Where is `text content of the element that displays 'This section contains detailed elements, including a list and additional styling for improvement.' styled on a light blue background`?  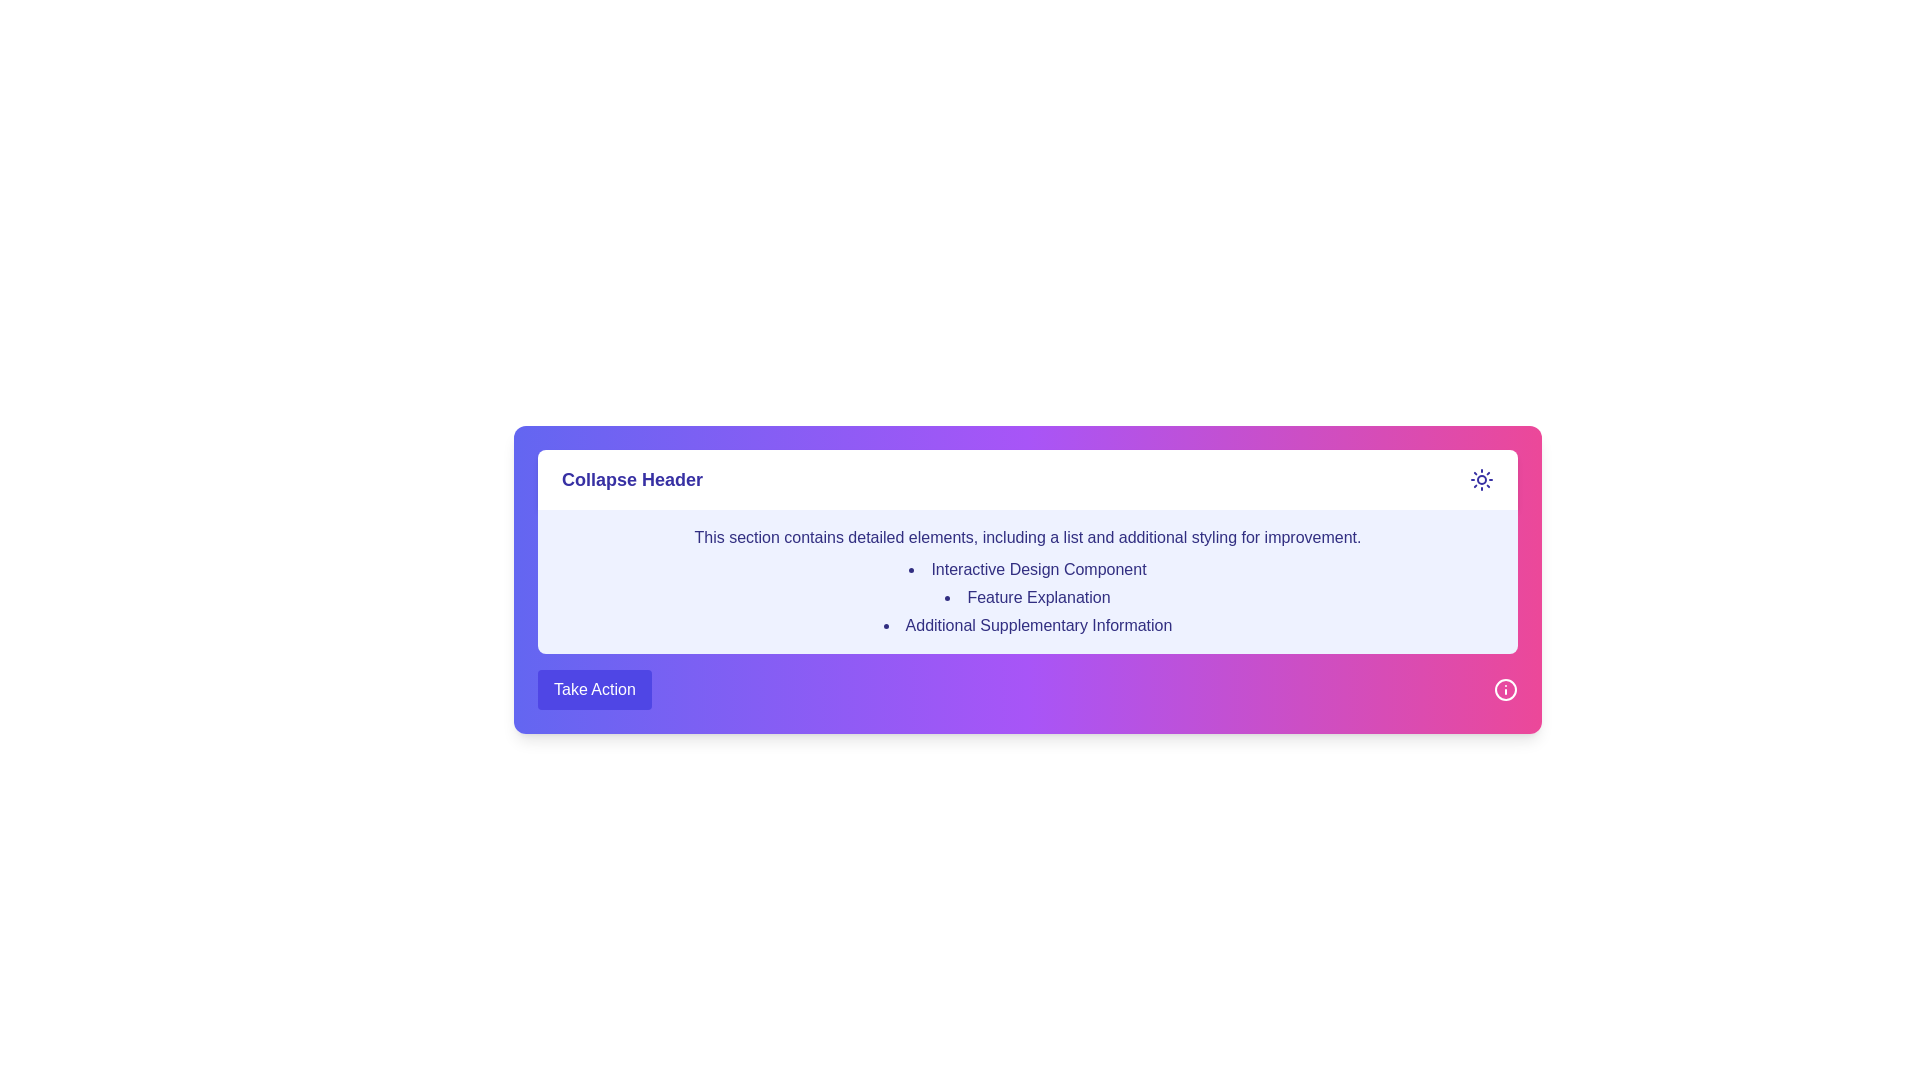 text content of the element that displays 'This section contains detailed elements, including a list and additional styling for improvement.' styled on a light blue background is located at coordinates (1027, 536).